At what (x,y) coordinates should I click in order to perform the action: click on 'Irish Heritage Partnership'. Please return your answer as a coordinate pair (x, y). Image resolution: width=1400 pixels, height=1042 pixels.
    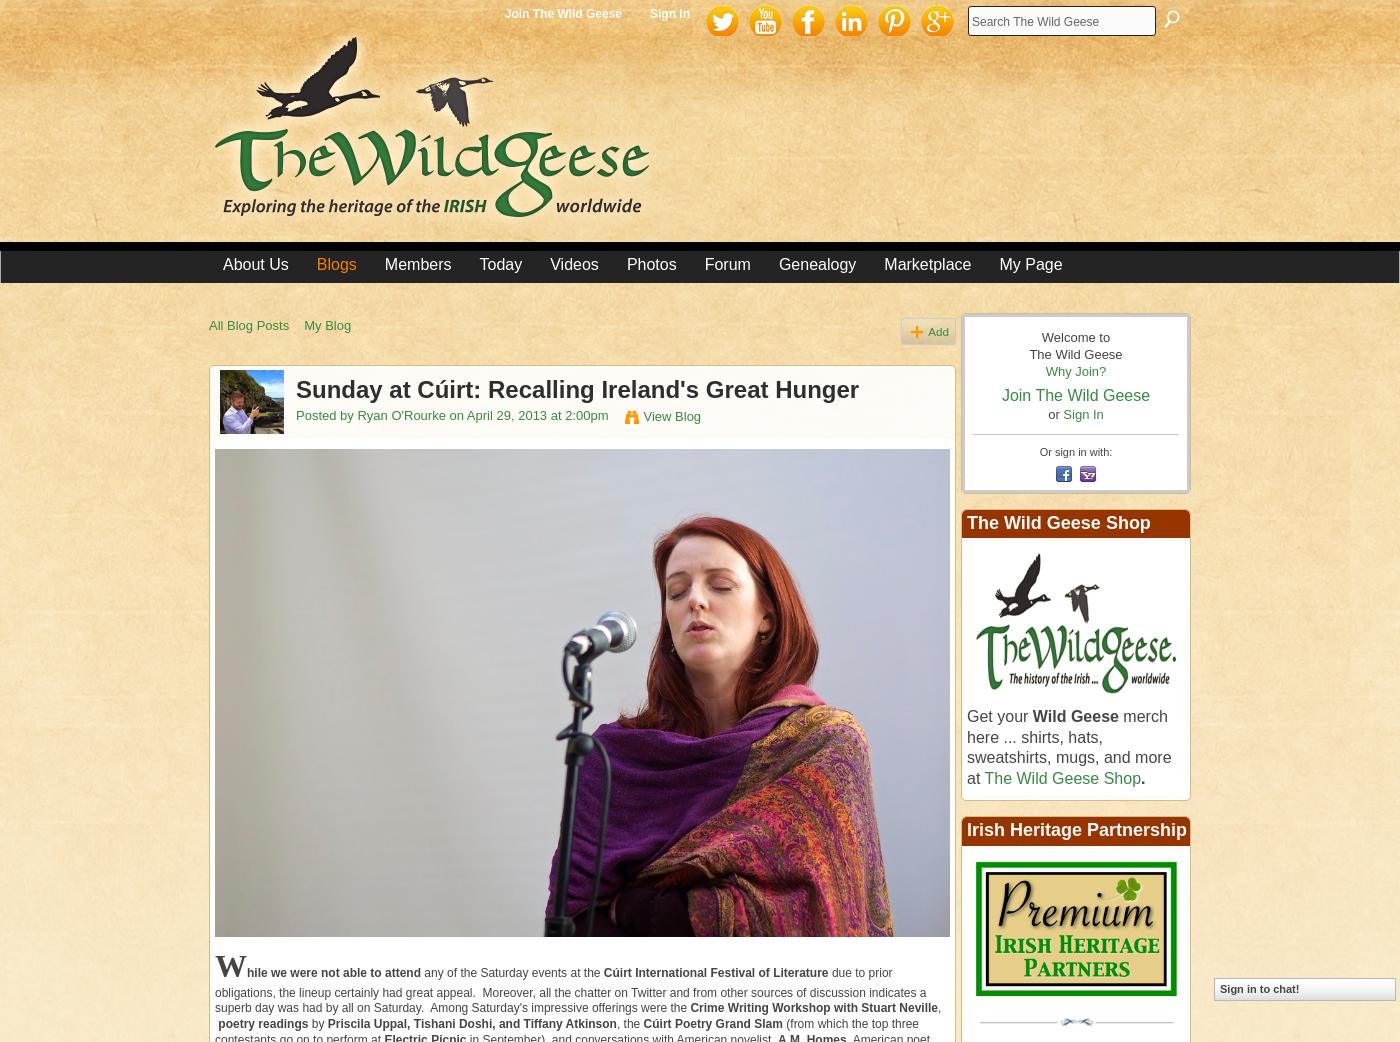
    Looking at the image, I should click on (1077, 829).